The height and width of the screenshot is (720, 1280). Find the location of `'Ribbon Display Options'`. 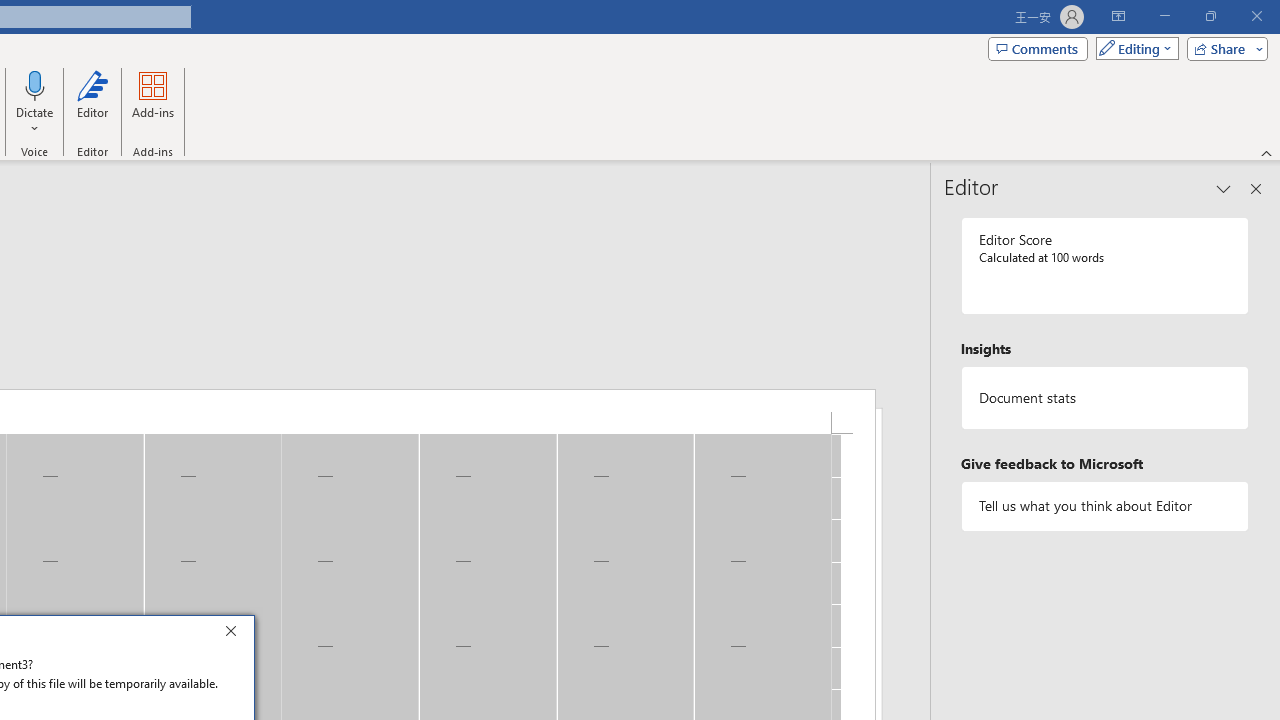

'Ribbon Display Options' is located at coordinates (1117, 16).